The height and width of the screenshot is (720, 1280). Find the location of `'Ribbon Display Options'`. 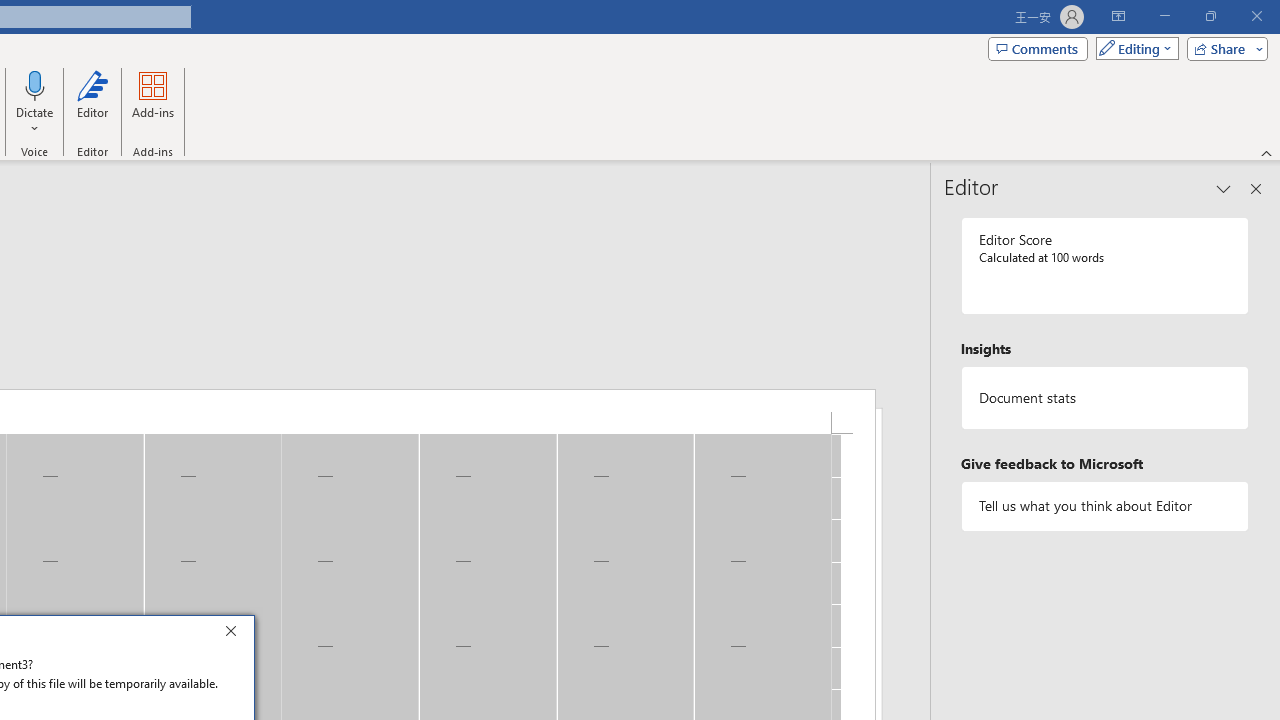

'Ribbon Display Options' is located at coordinates (1117, 16).